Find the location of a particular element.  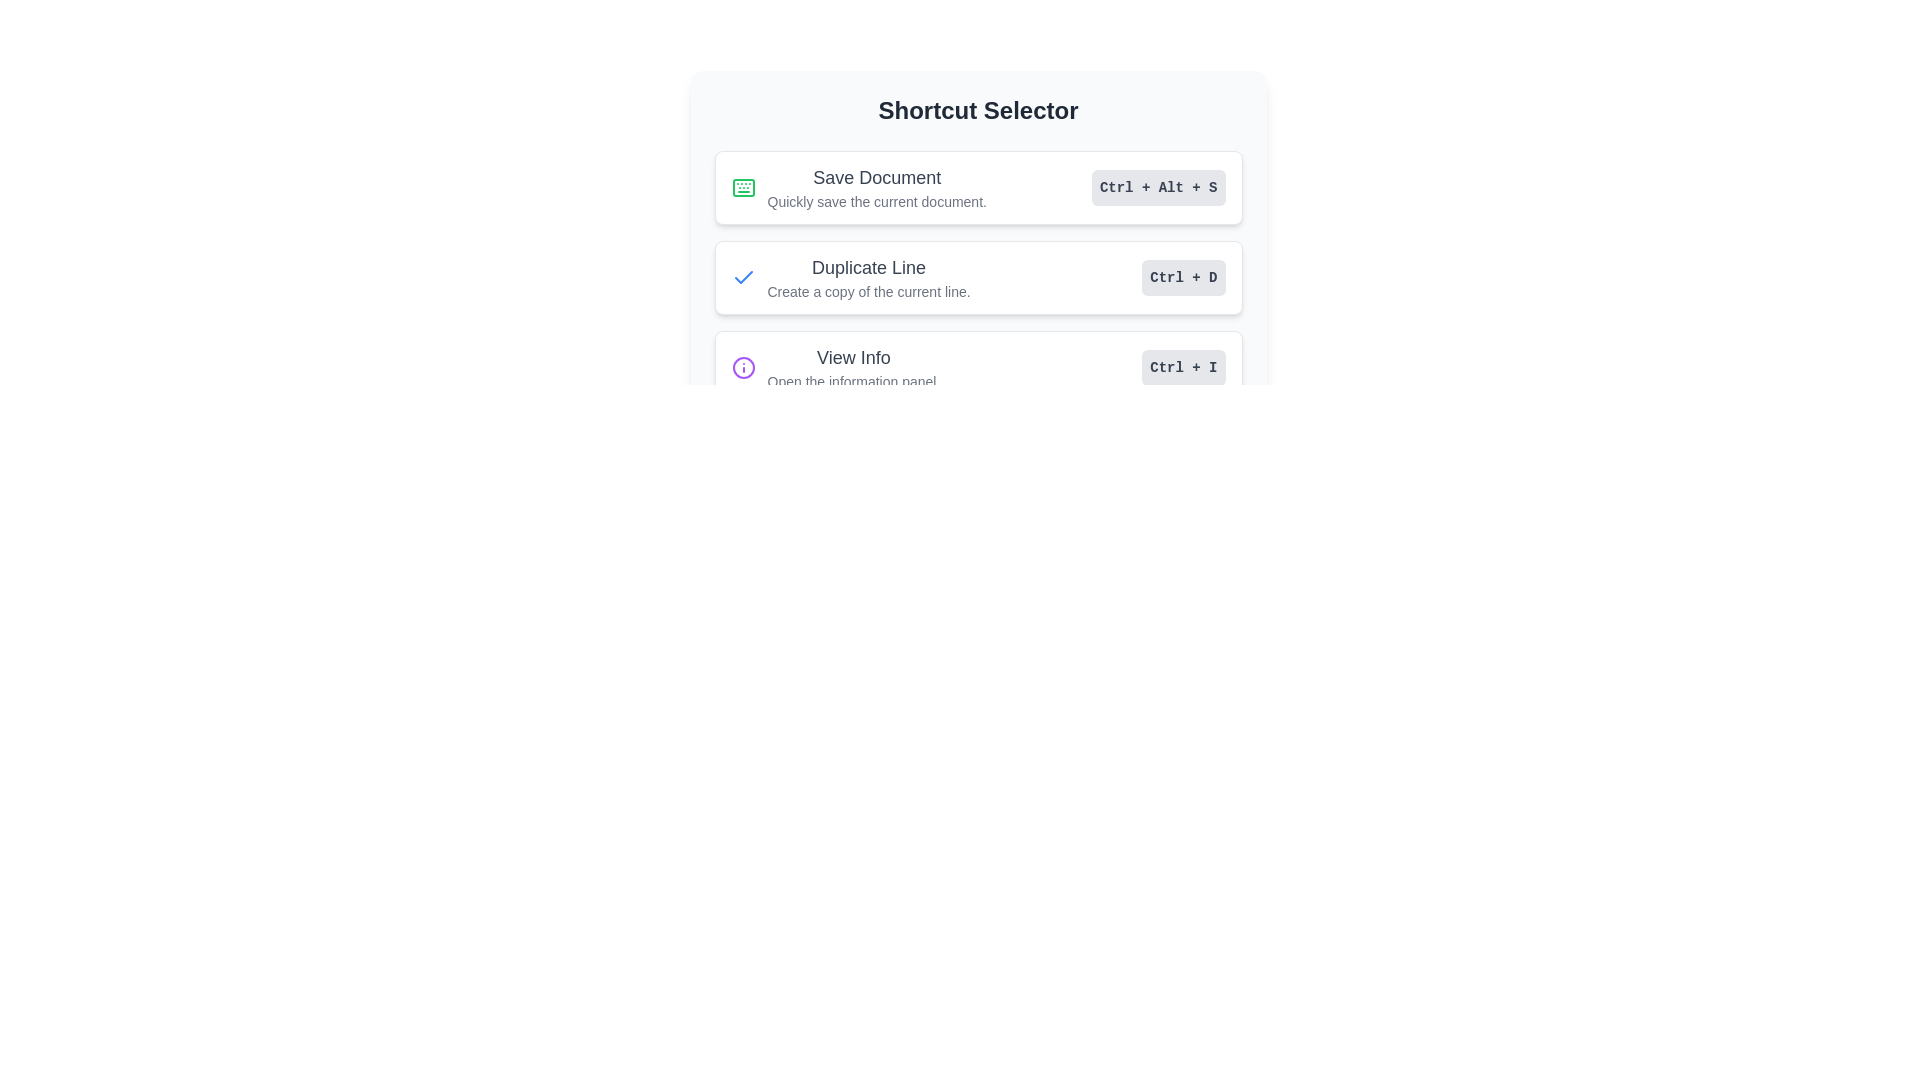

the first item in the 'Shortcut Selector' interface that indicates 'Save Document' with an embedded icon and keyboard shortcut is located at coordinates (859, 188).